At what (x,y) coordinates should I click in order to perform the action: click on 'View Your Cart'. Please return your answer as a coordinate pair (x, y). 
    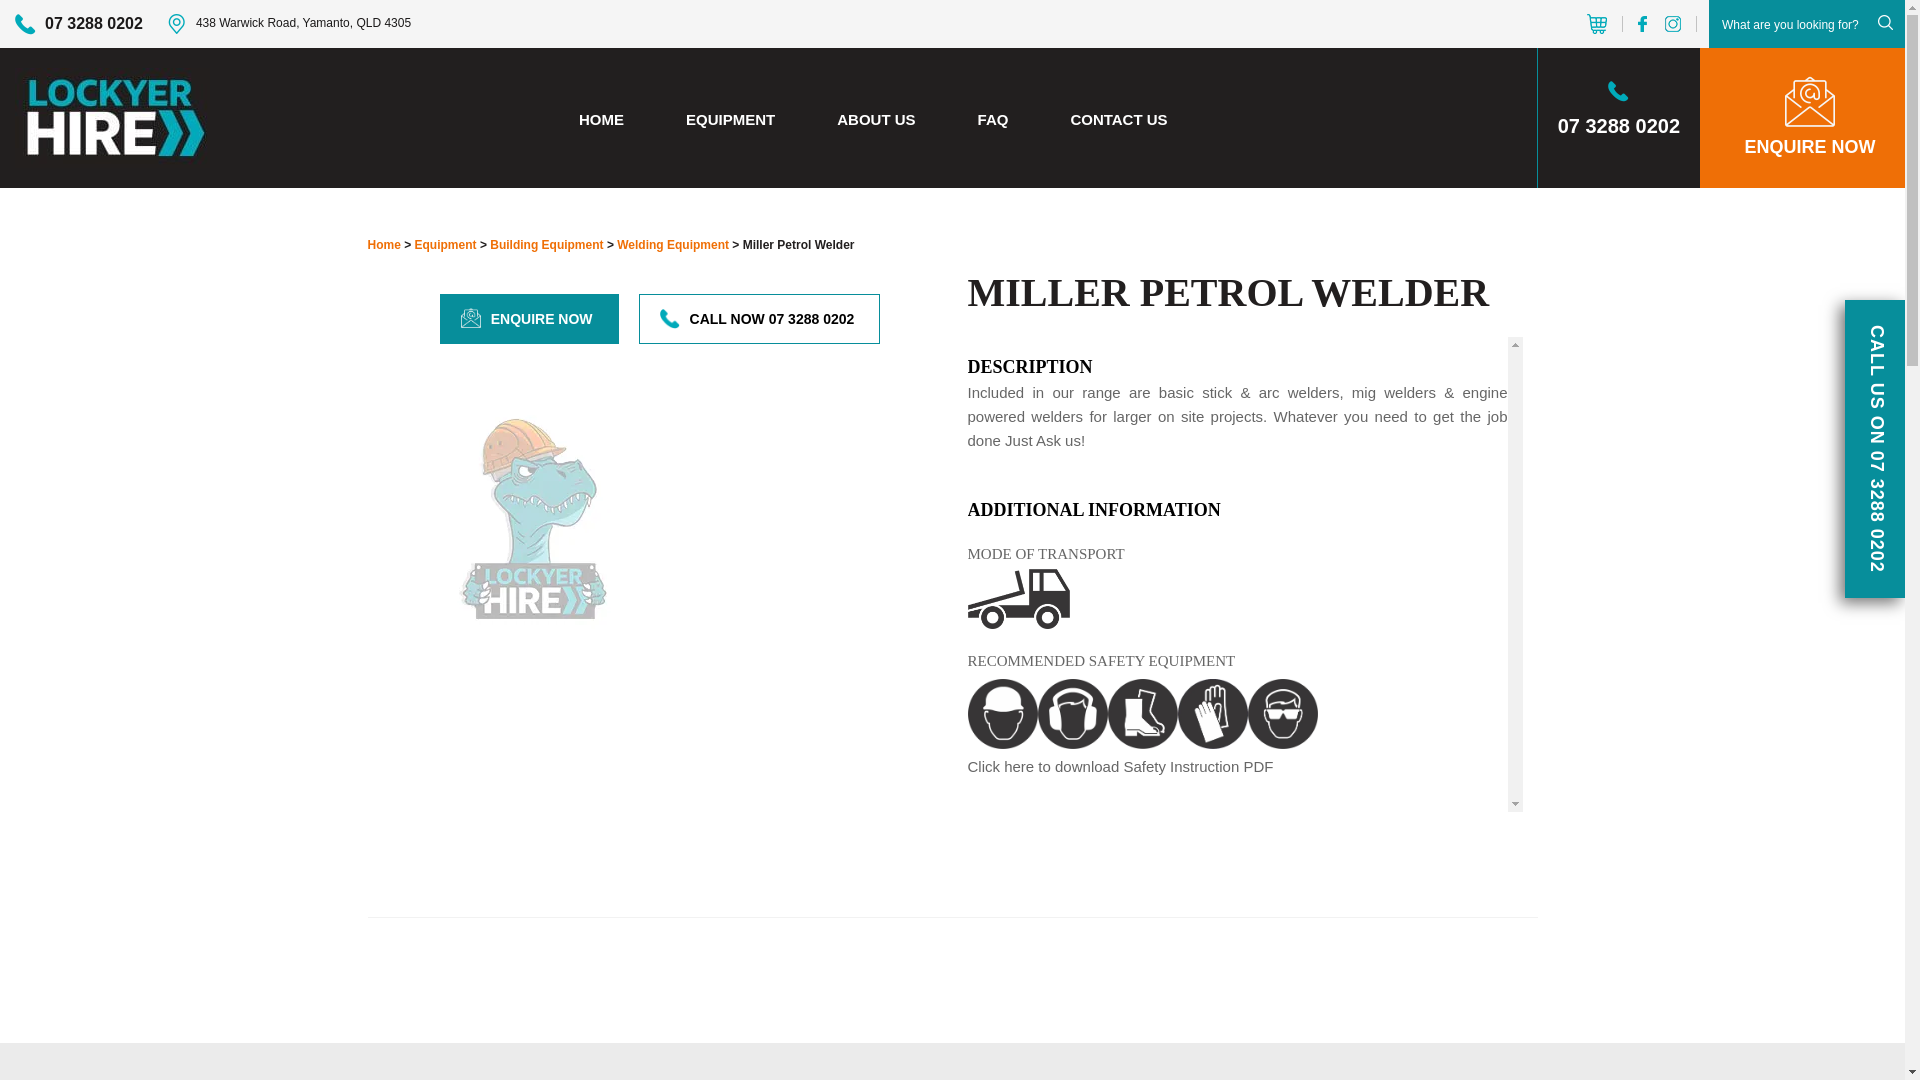
    Looking at the image, I should click on (1596, 23).